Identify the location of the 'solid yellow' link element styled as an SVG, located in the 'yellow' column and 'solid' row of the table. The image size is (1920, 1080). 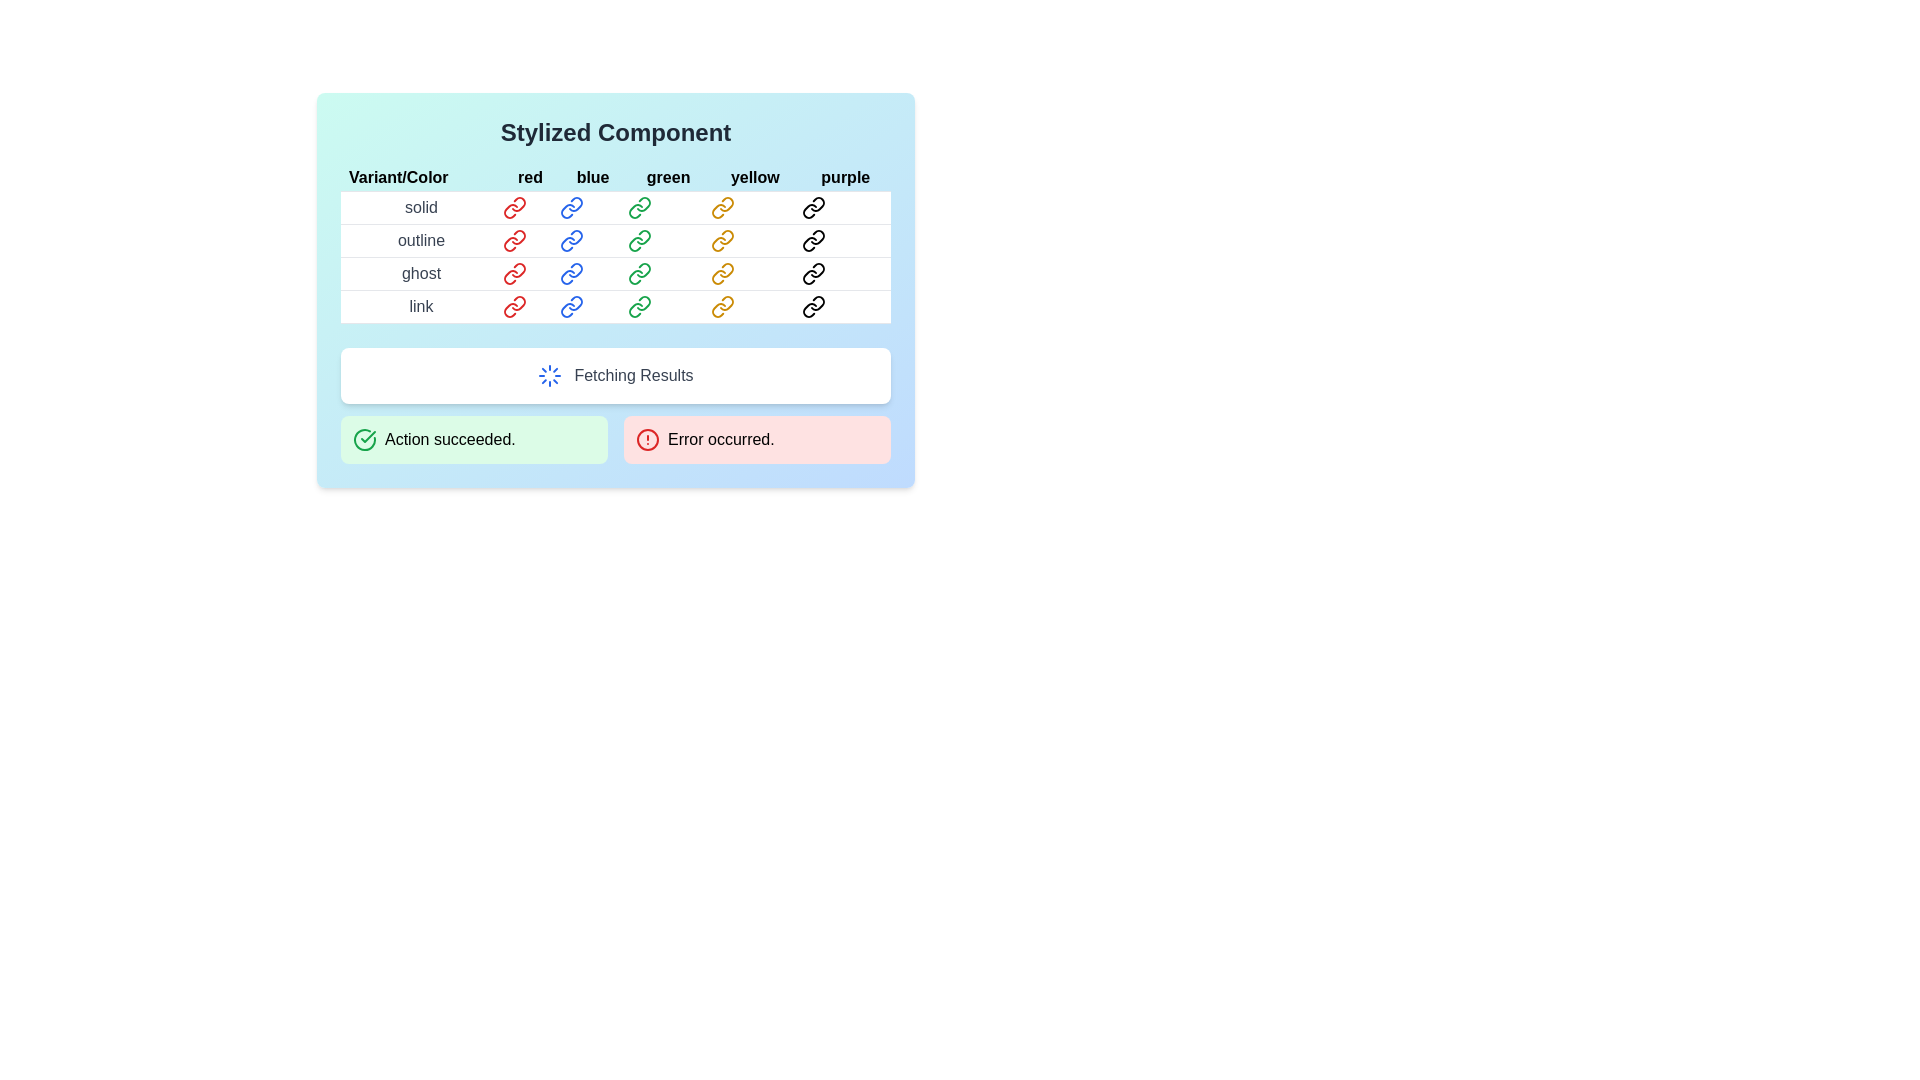
(722, 208).